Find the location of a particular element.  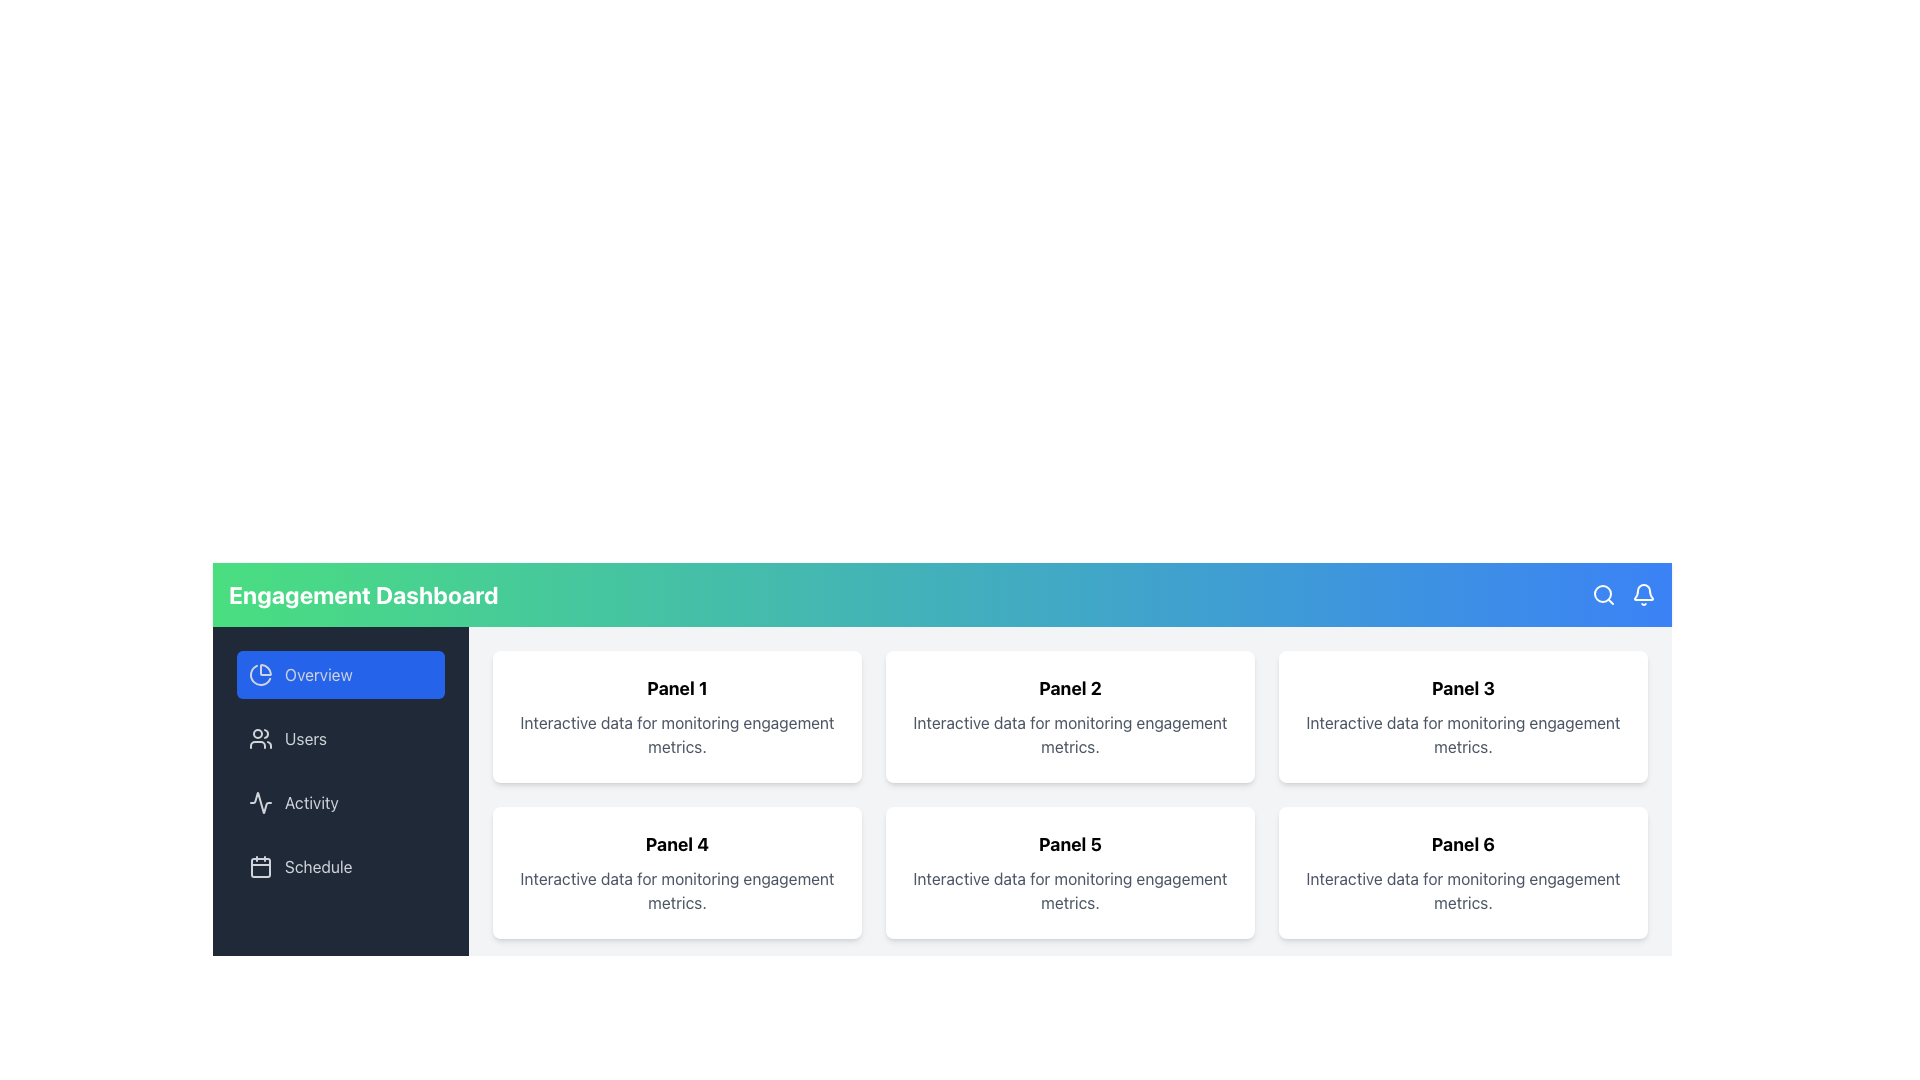

the Informational Panel identified by the title 'Panel 5' and the description 'Interactive data for monitoring engagement metrics' is located at coordinates (1069, 871).